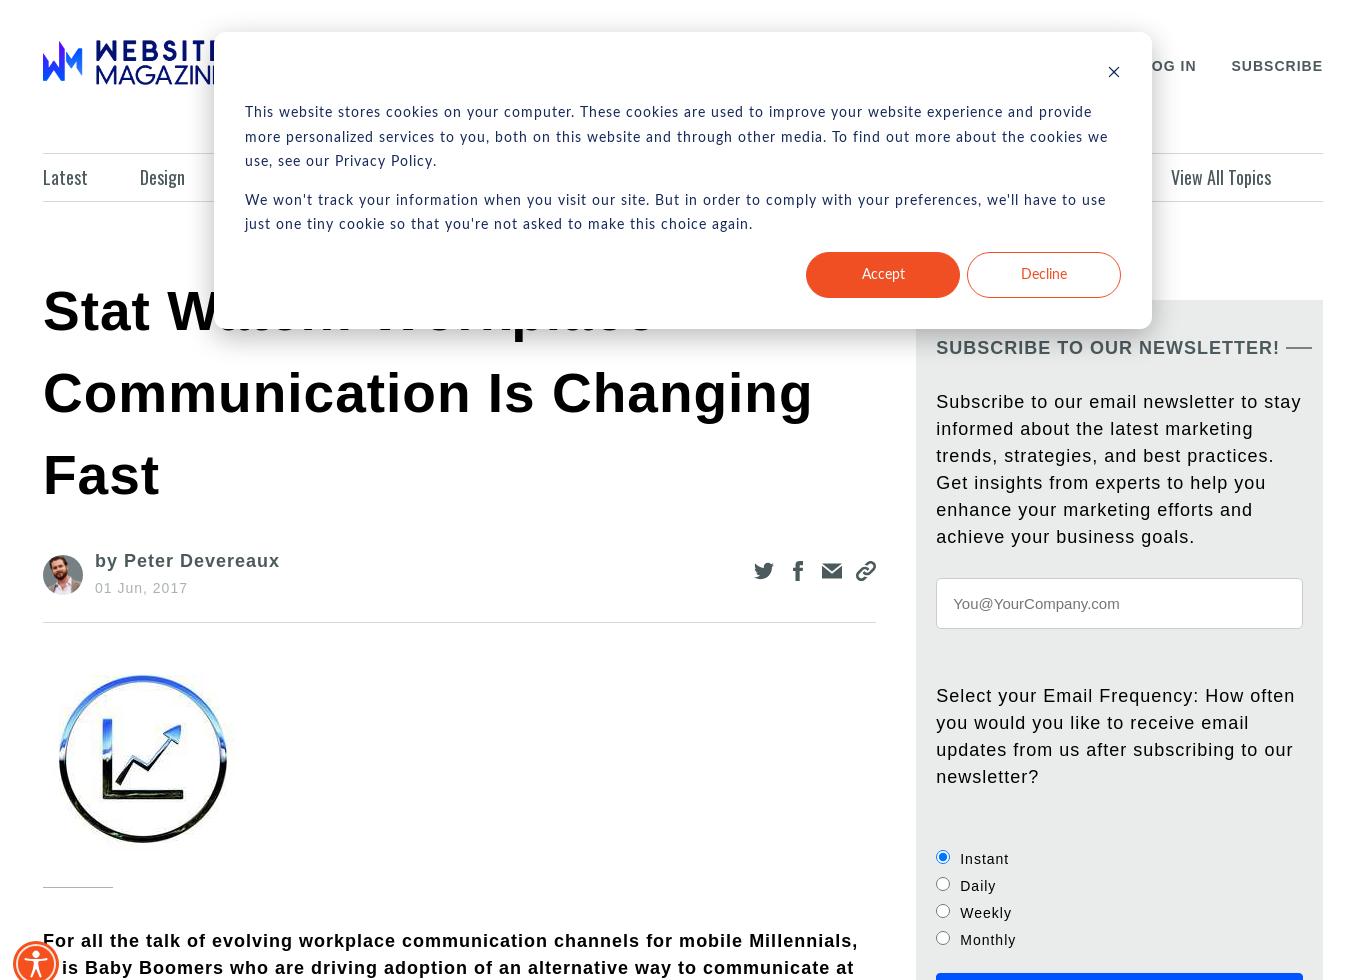 The height and width of the screenshot is (980, 1366). What do you see at coordinates (1031, 176) in the screenshot?
I see `'Infographics'` at bounding box center [1031, 176].